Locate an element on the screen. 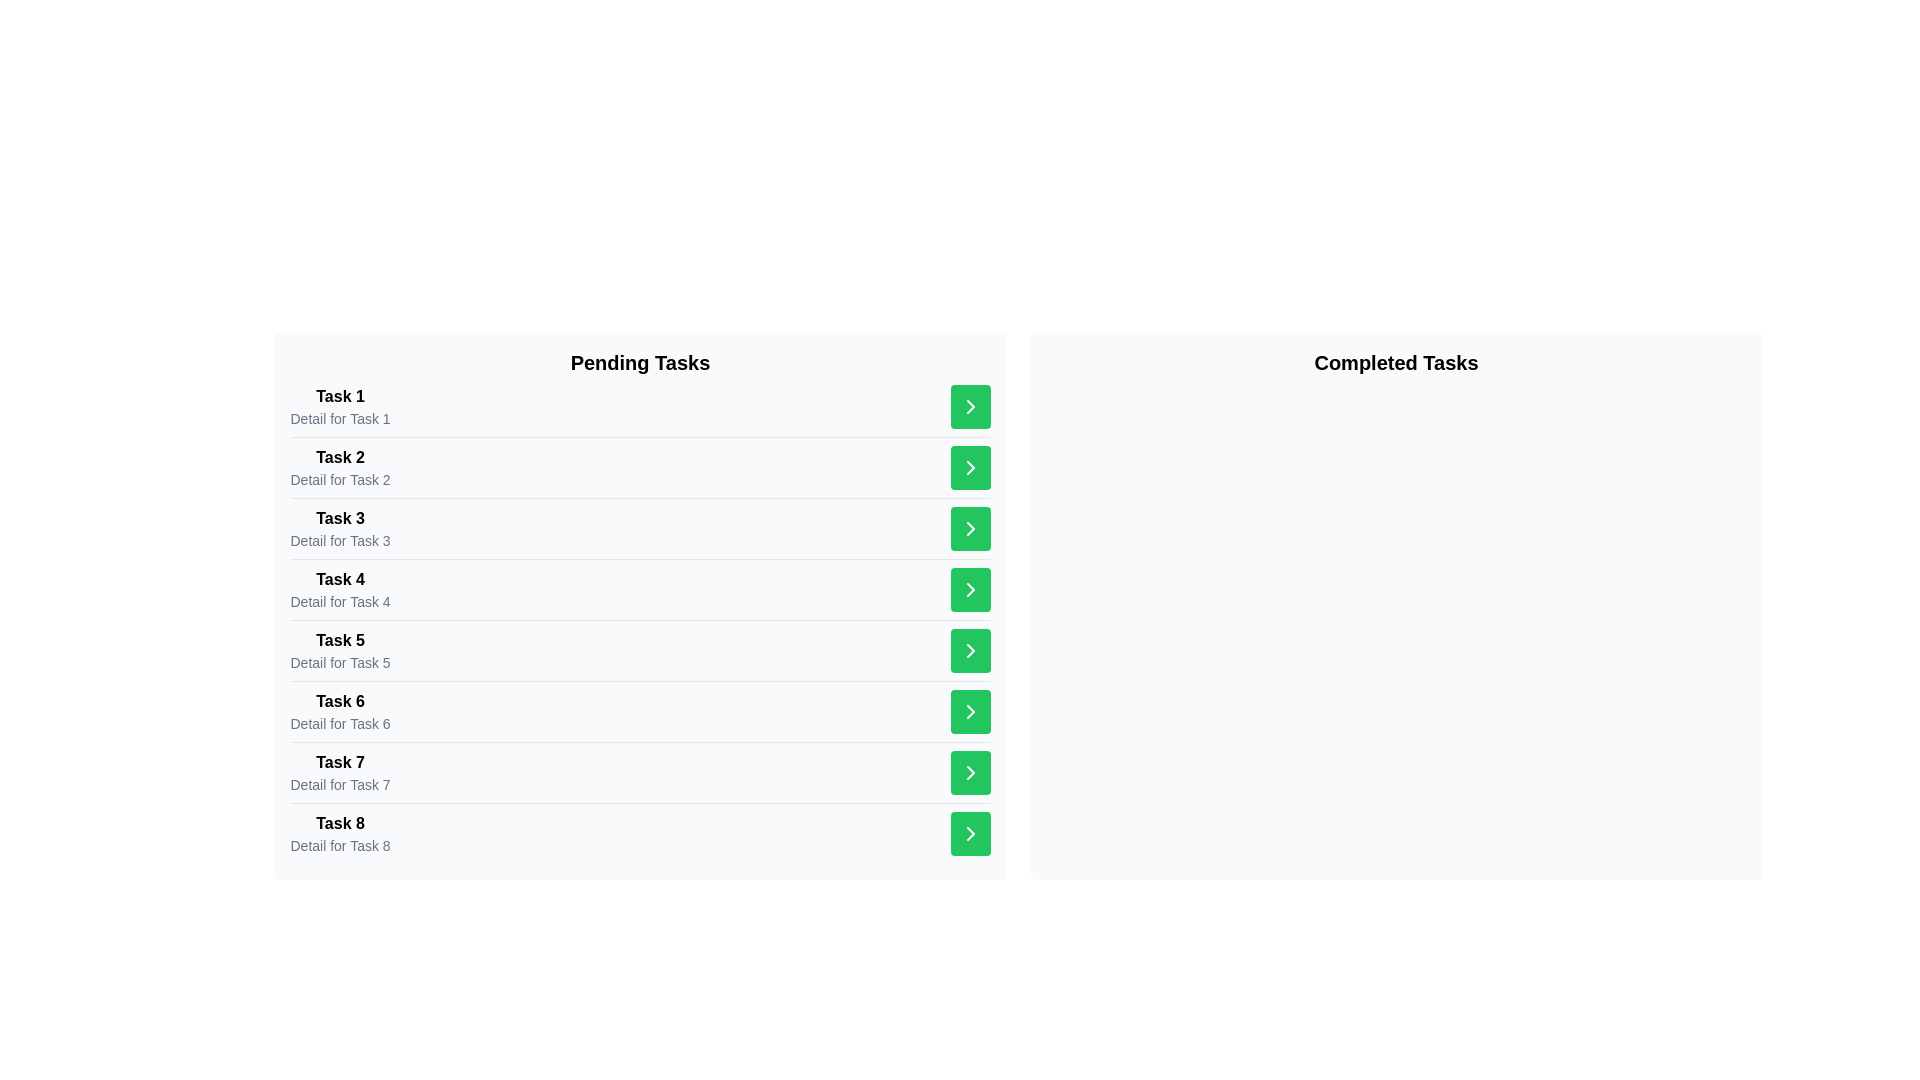 The image size is (1920, 1080). the heading text 'Completed Tasks', which is styled in bold and large font, located at the top of the right panel with a light gray background is located at coordinates (1395, 362).